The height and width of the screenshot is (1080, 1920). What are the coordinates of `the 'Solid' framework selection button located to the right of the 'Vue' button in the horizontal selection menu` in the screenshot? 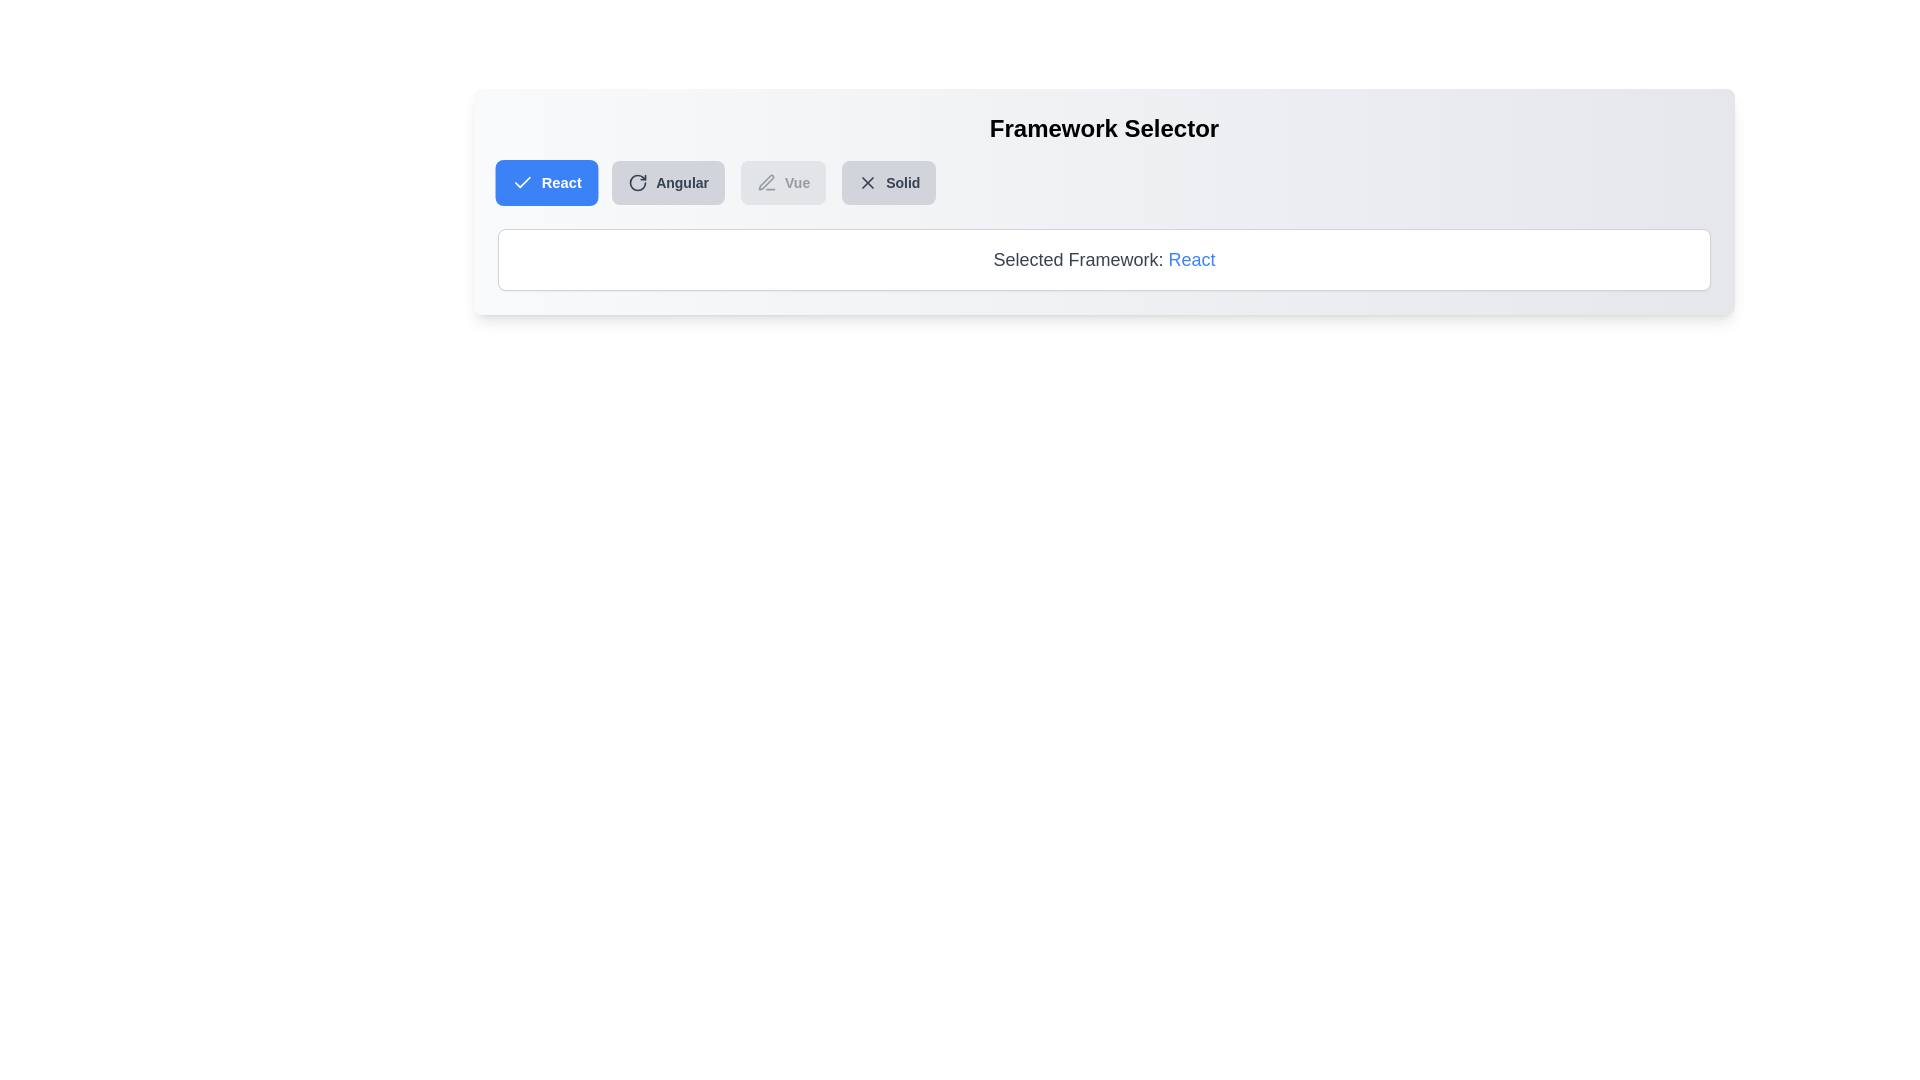 It's located at (887, 182).